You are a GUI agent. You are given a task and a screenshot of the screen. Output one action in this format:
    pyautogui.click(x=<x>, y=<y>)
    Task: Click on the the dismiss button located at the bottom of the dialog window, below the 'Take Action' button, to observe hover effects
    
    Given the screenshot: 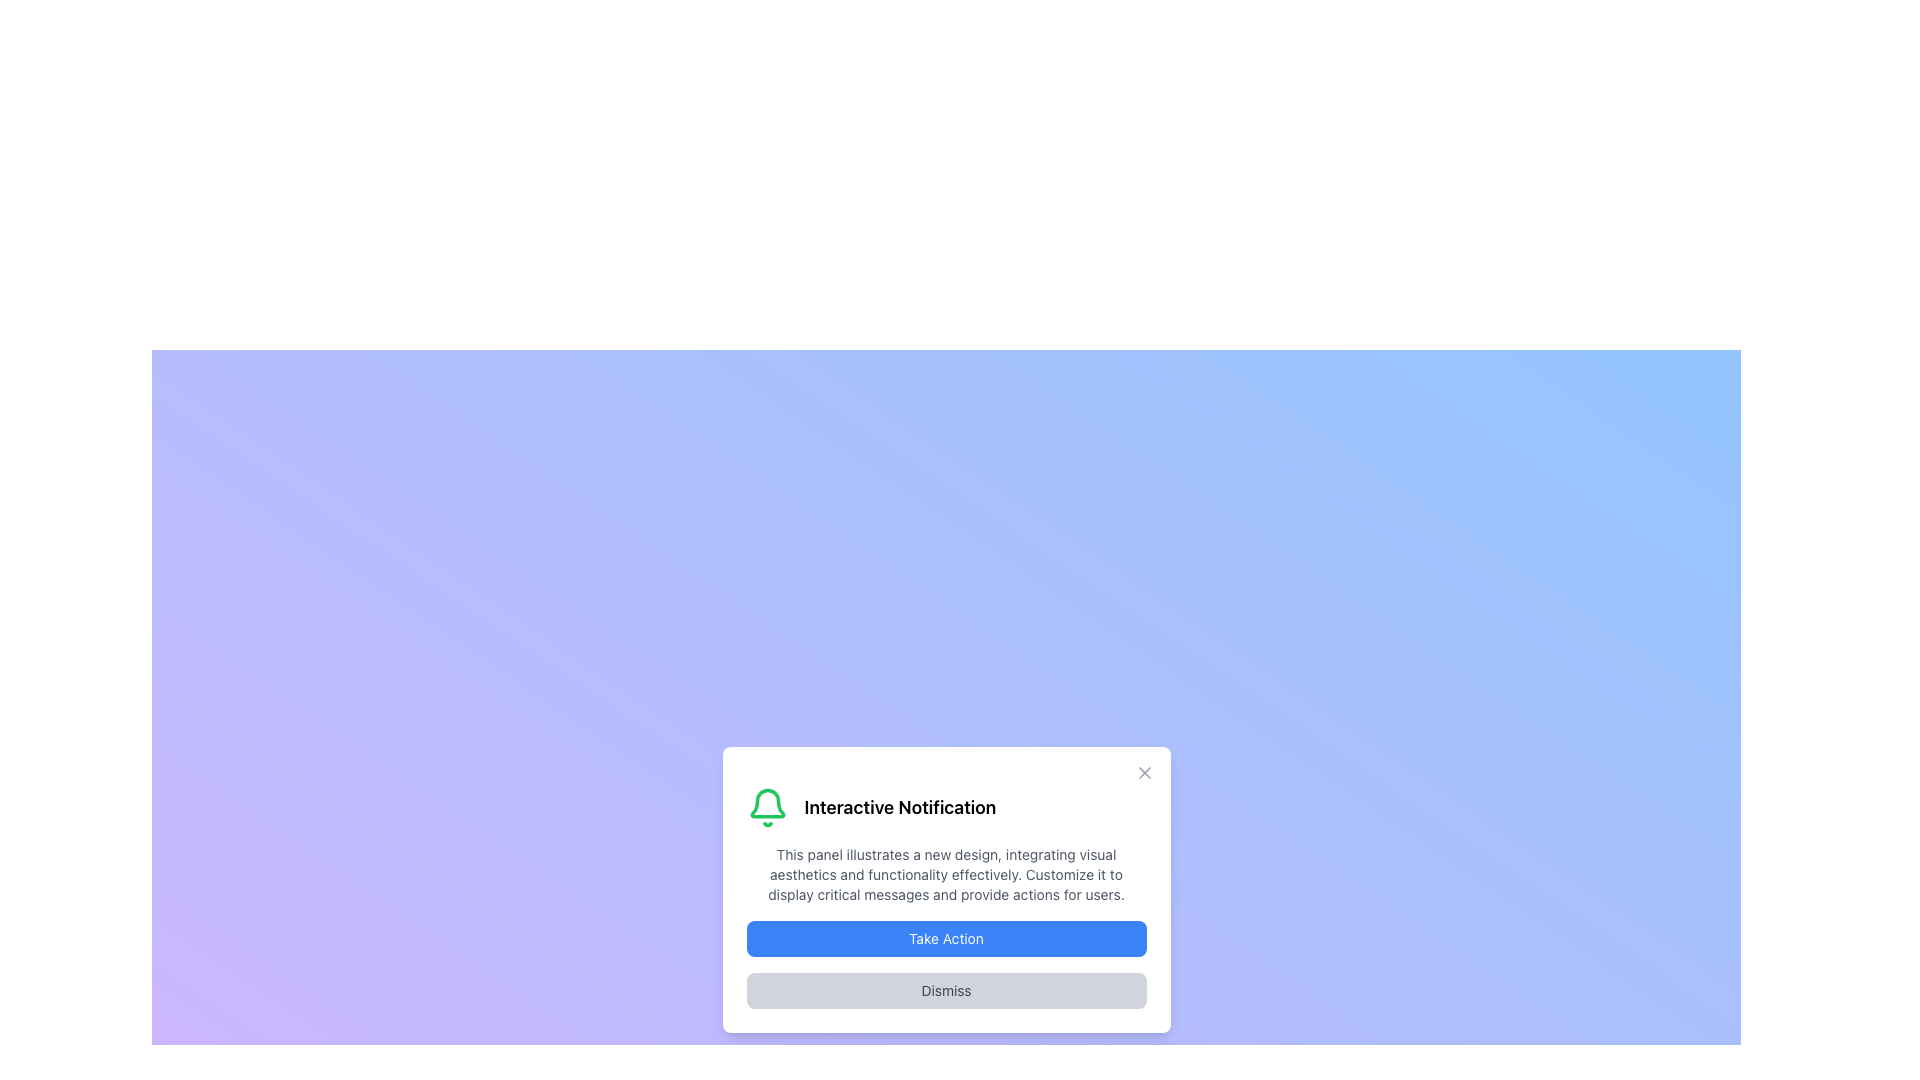 What is the action you would take?
    pyautogui.click(x=945, y=991)
    